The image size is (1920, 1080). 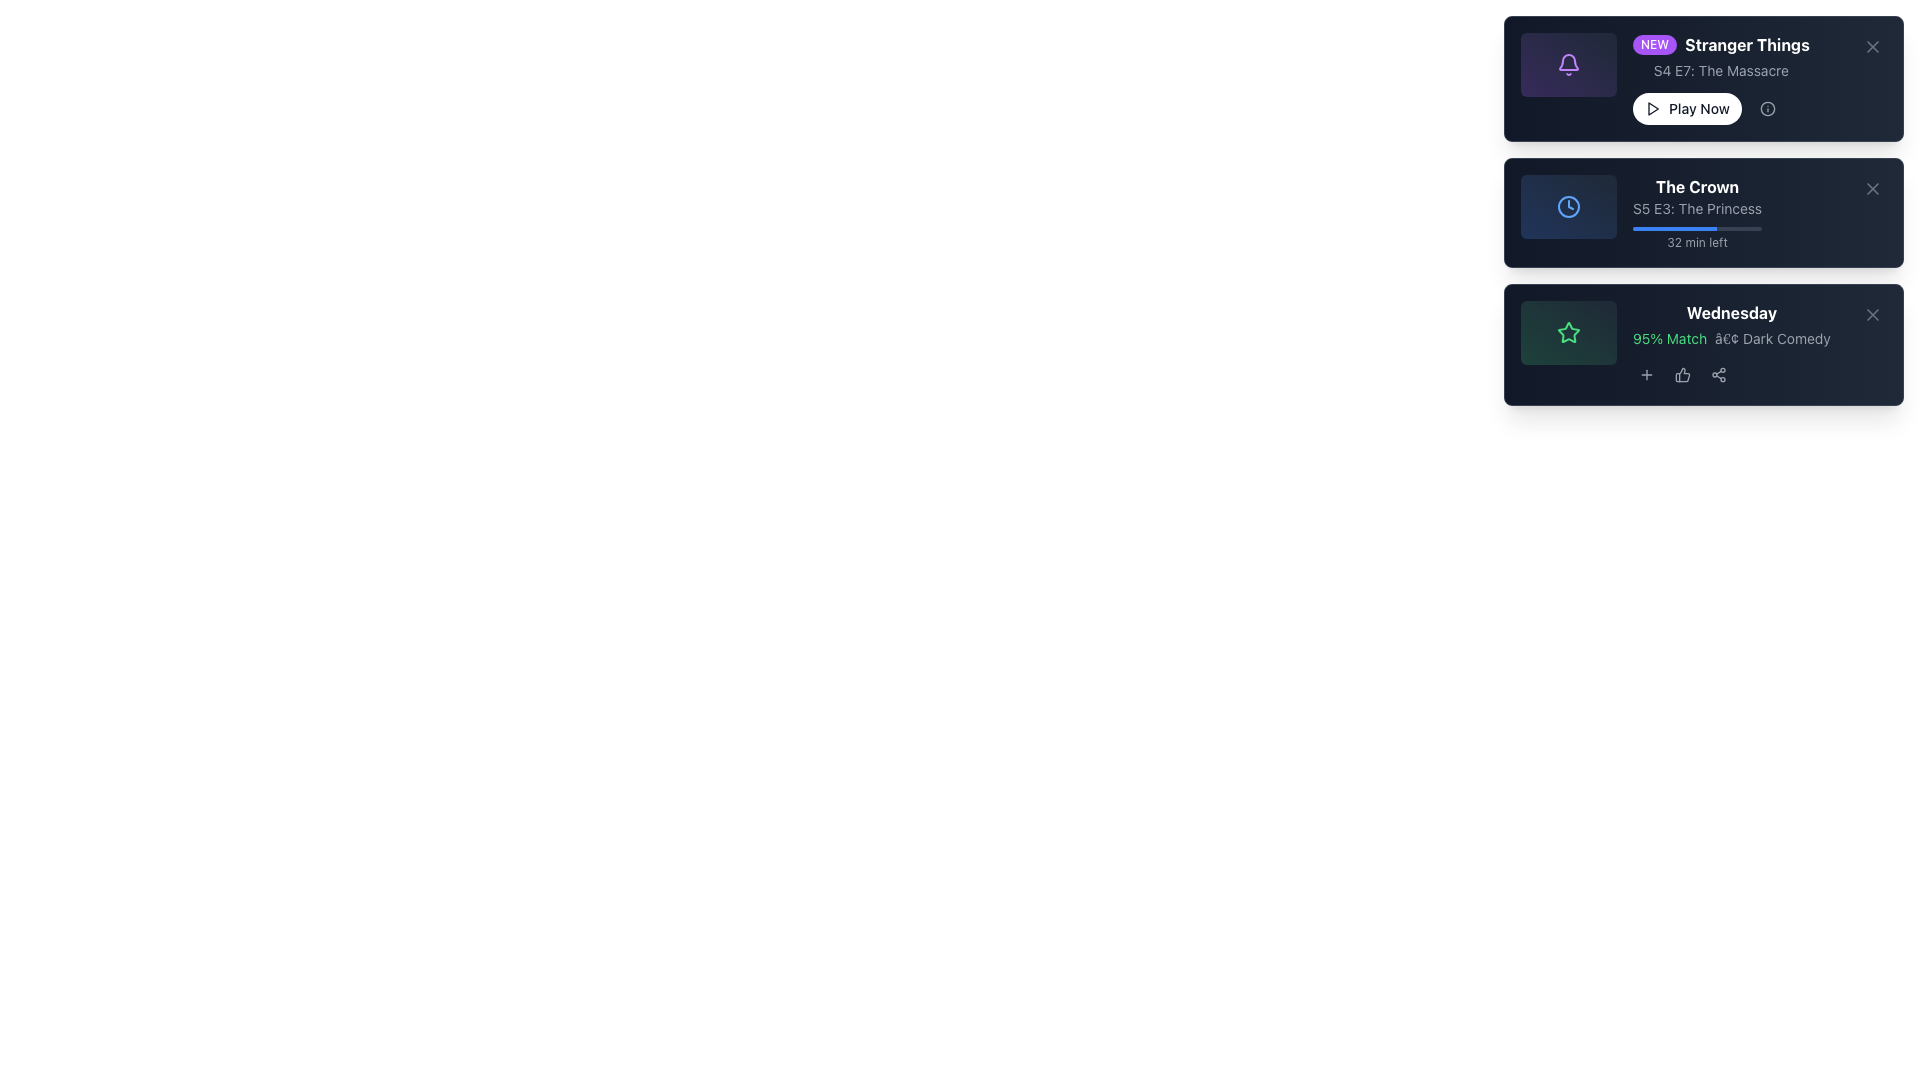 I want to click on text 'S5 E3: The Princess' displayed in small, gray font located below 'The Crown' and above '32 min left' in the middle card of the interface, so click(x=1696, y=208).